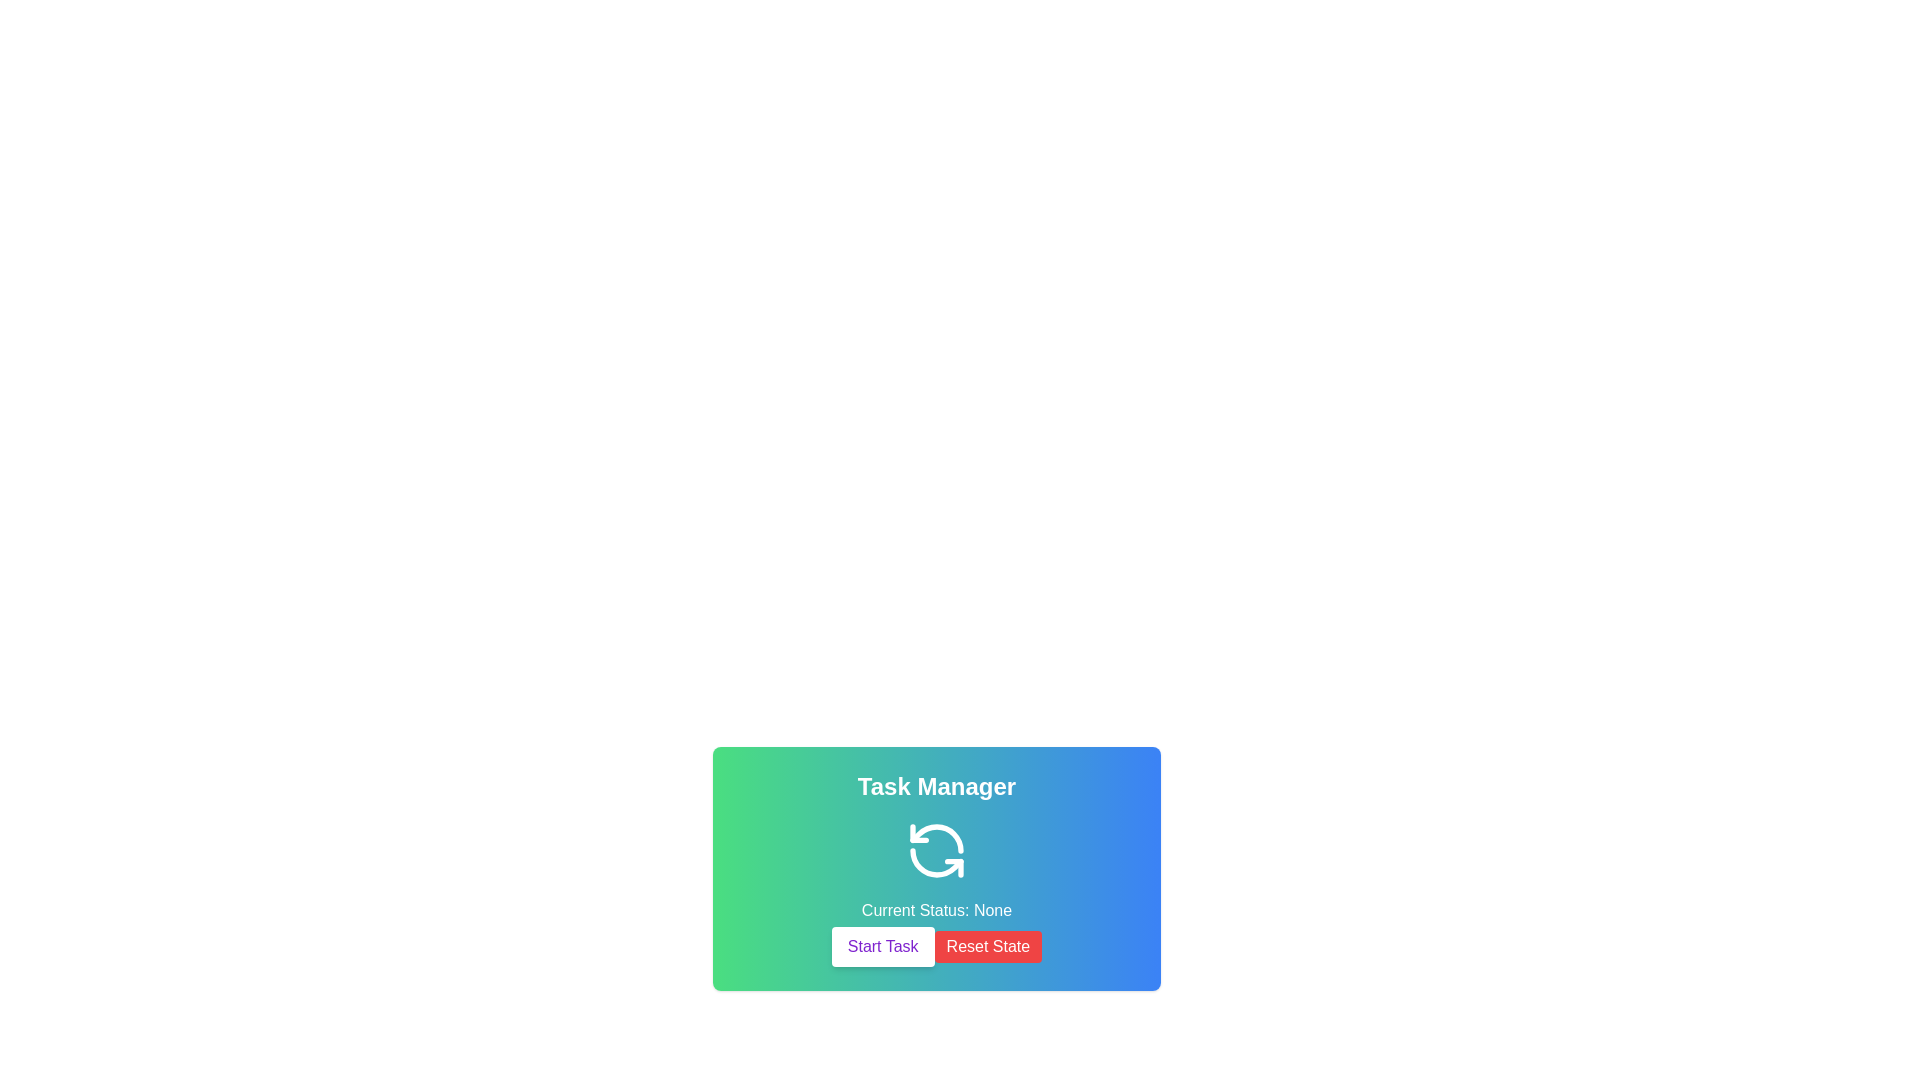  What do you see at coordinates (935, 839) in the screenshot?
I see `the topmost curved segment of the SVG-based circular refresh icon in the Task Manager interface` at bounding box center [935, 839].